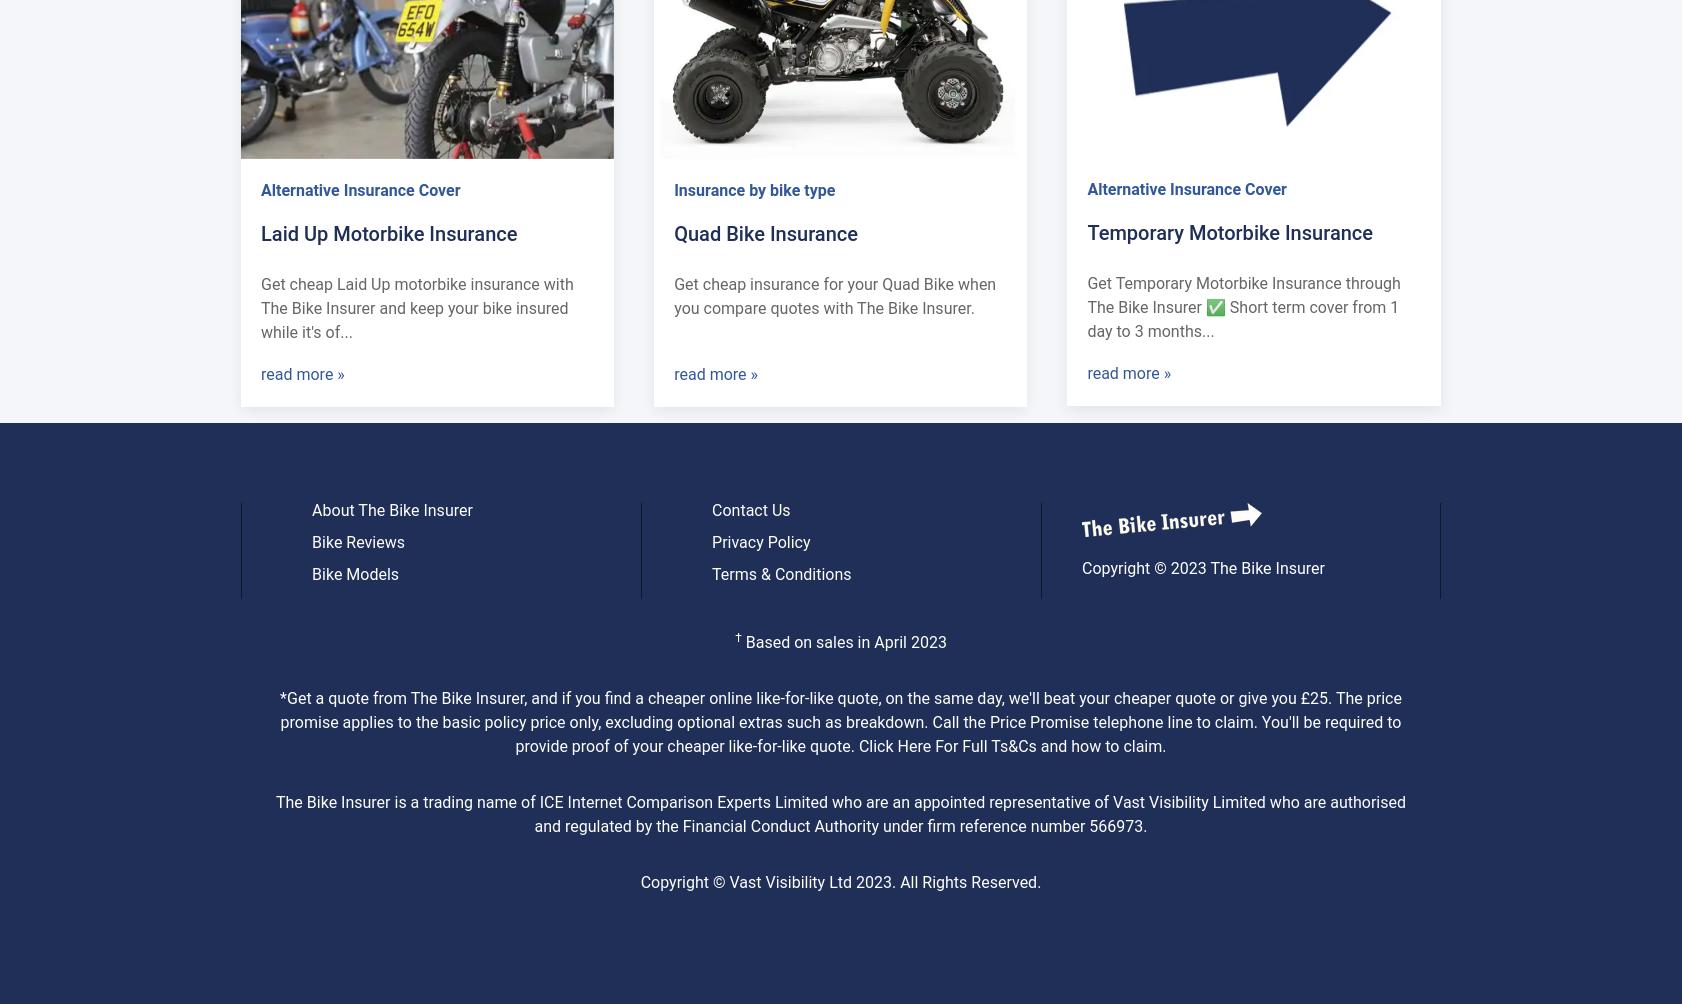 This screenshot has height=1004, width=1682. I want to click on 'Temporary Motorbike Insurance', so click(1229, 232).